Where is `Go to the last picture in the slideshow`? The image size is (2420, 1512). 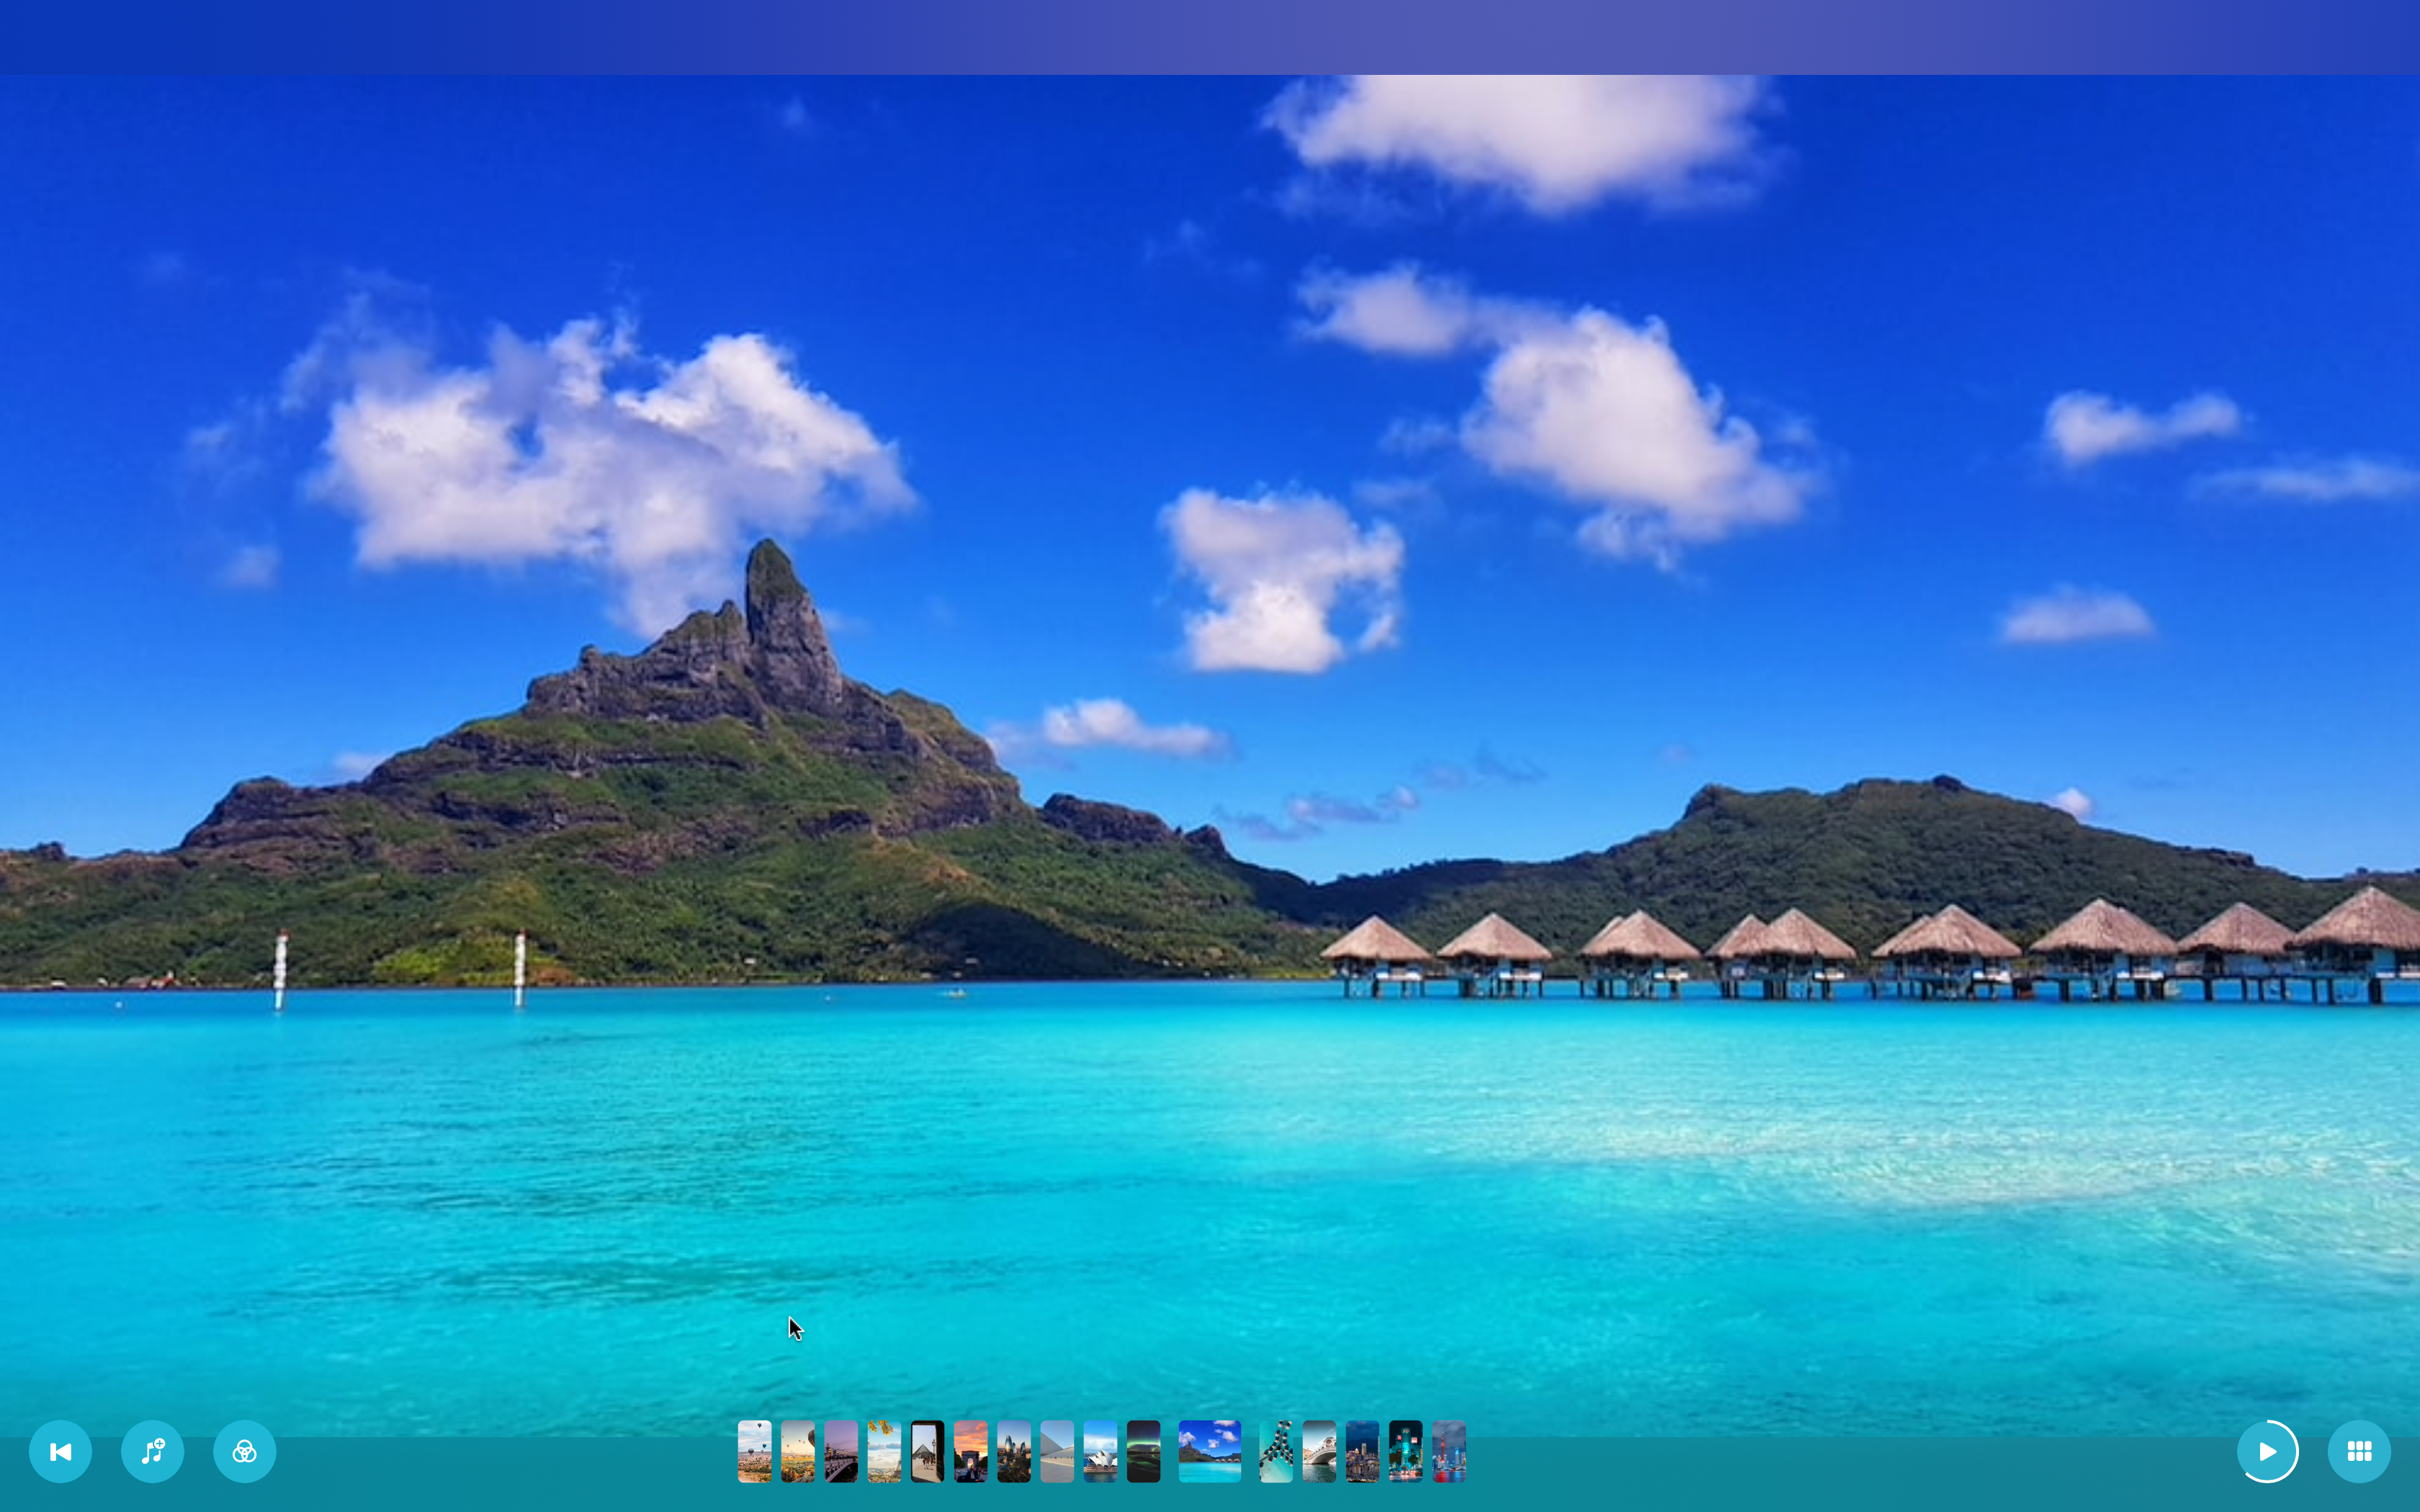
Go to the last picture in the slideshow is located at coordinates (1448, 1452).